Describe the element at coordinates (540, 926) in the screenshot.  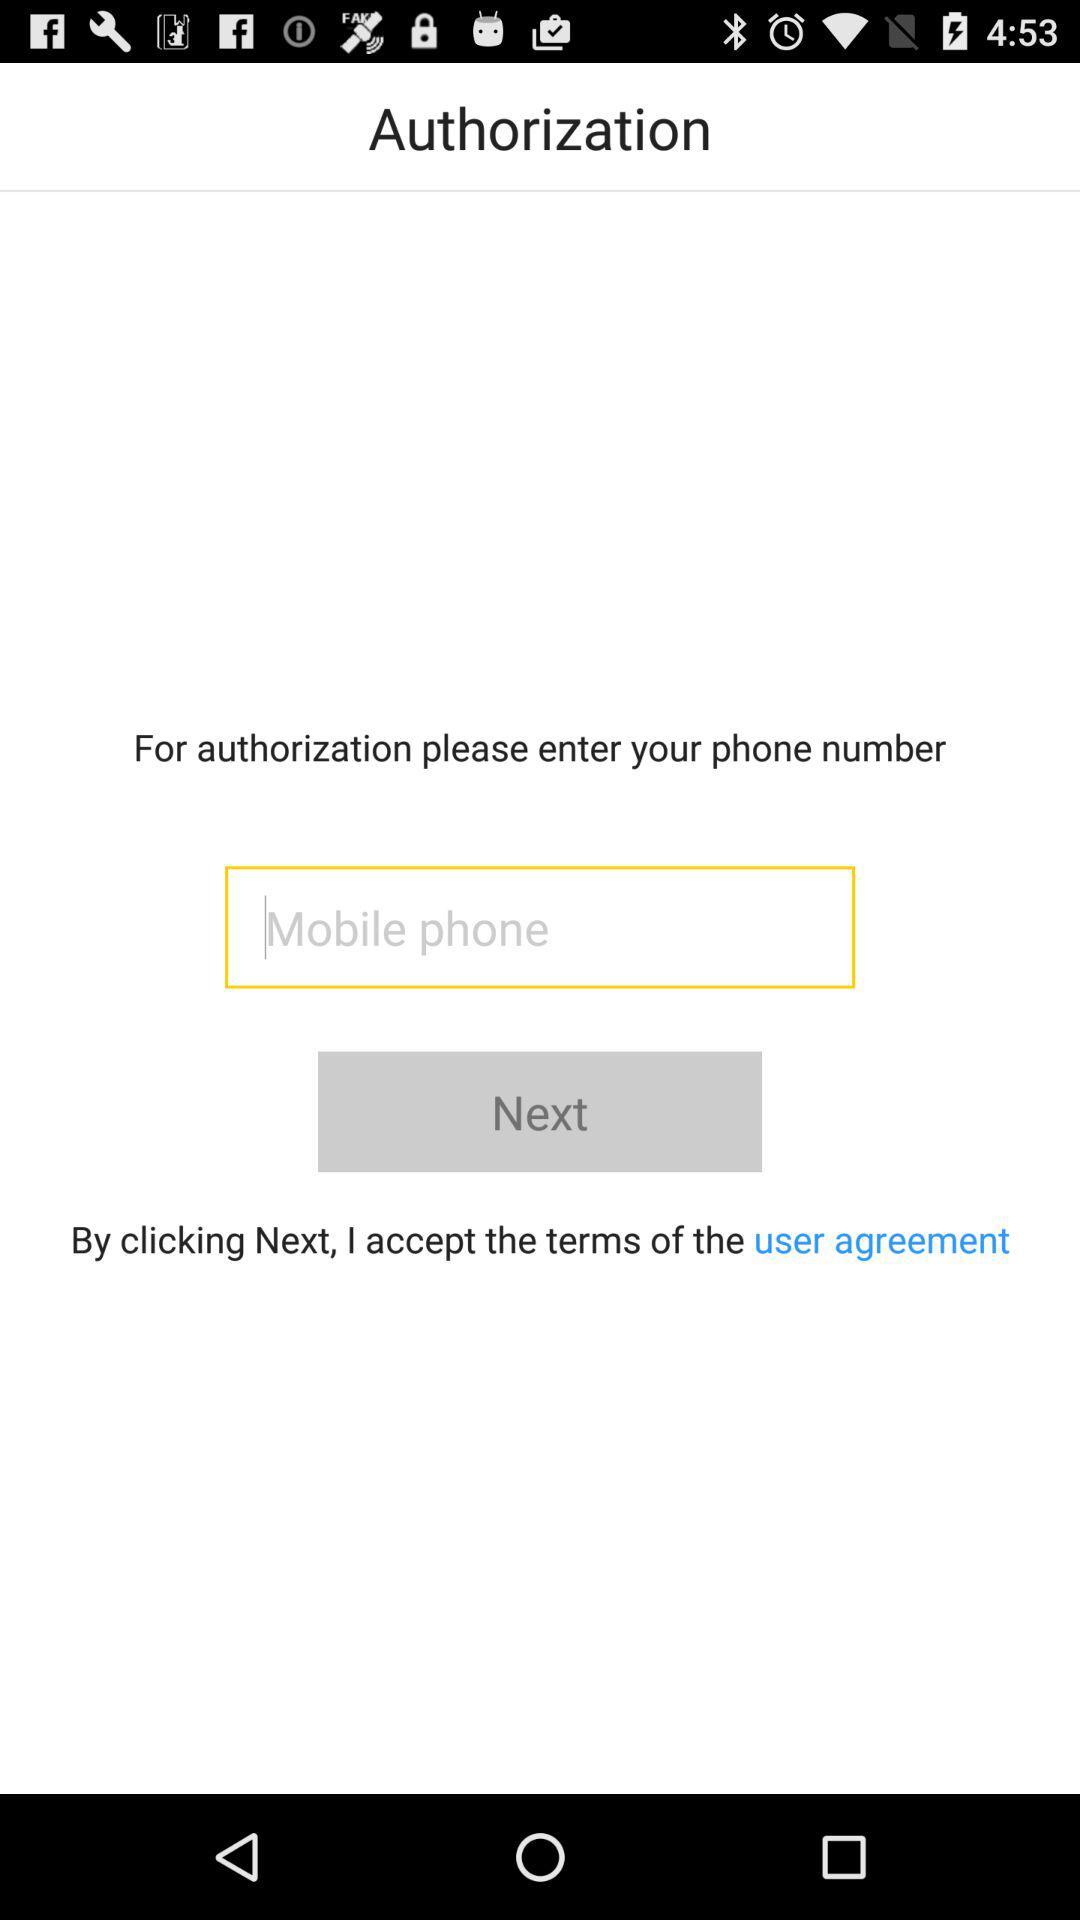
I see `your phone number` at that location.